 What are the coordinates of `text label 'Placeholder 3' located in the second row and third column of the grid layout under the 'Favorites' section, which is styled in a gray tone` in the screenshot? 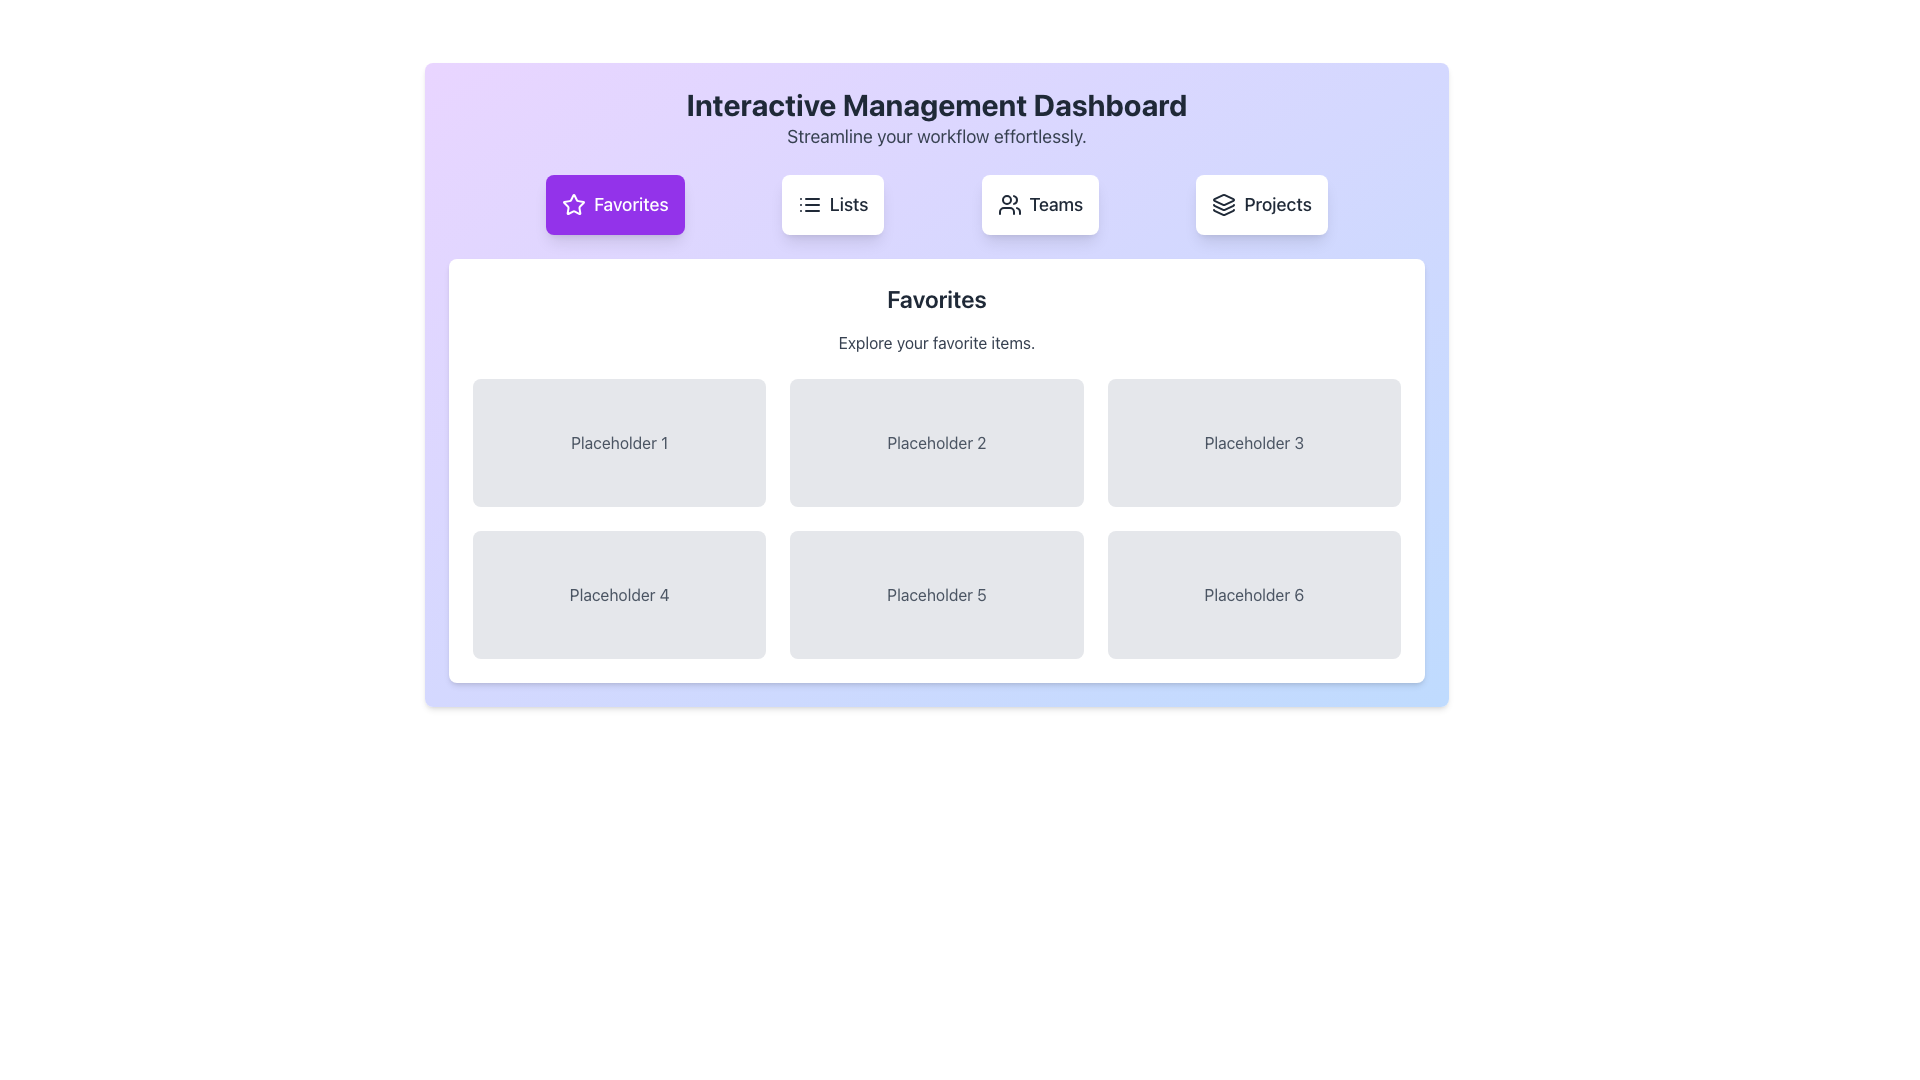 It's located at (1253, 442).